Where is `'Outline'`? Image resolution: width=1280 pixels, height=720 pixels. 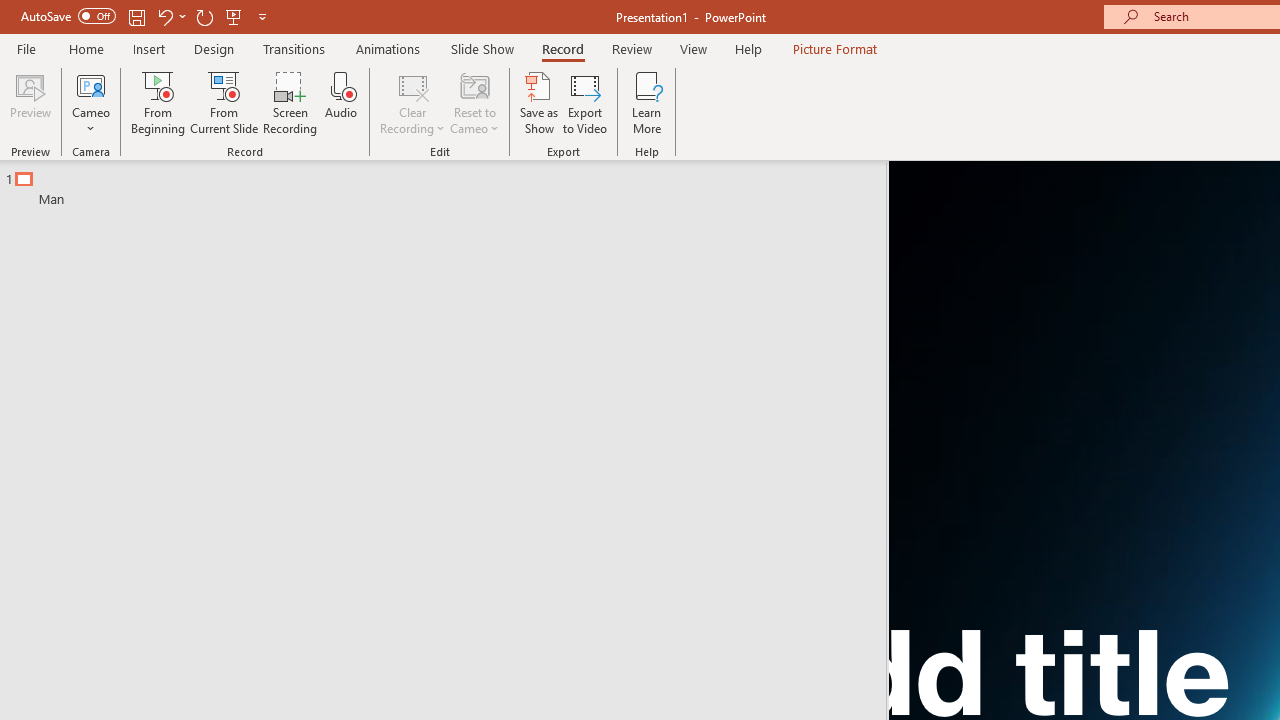 'Outline' is located at coordinates (451, 184).